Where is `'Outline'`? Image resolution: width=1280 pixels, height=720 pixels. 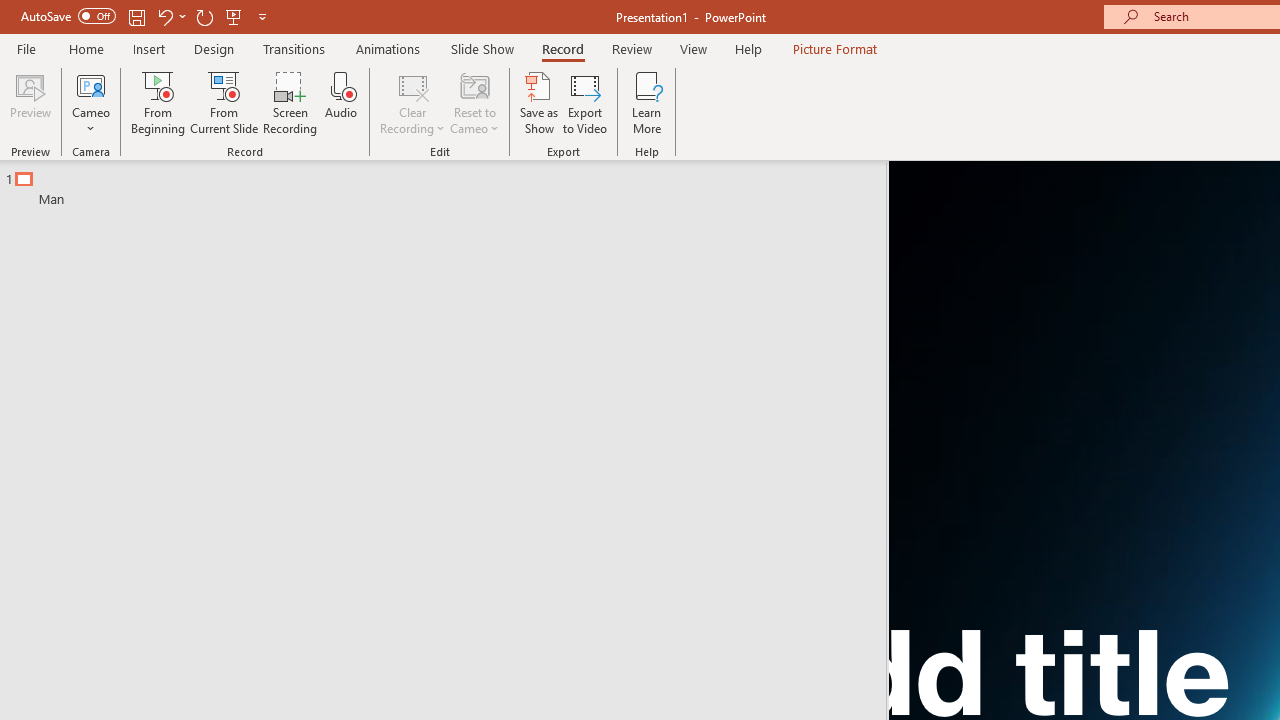 'Outline' is located at coordinates (451, 184).